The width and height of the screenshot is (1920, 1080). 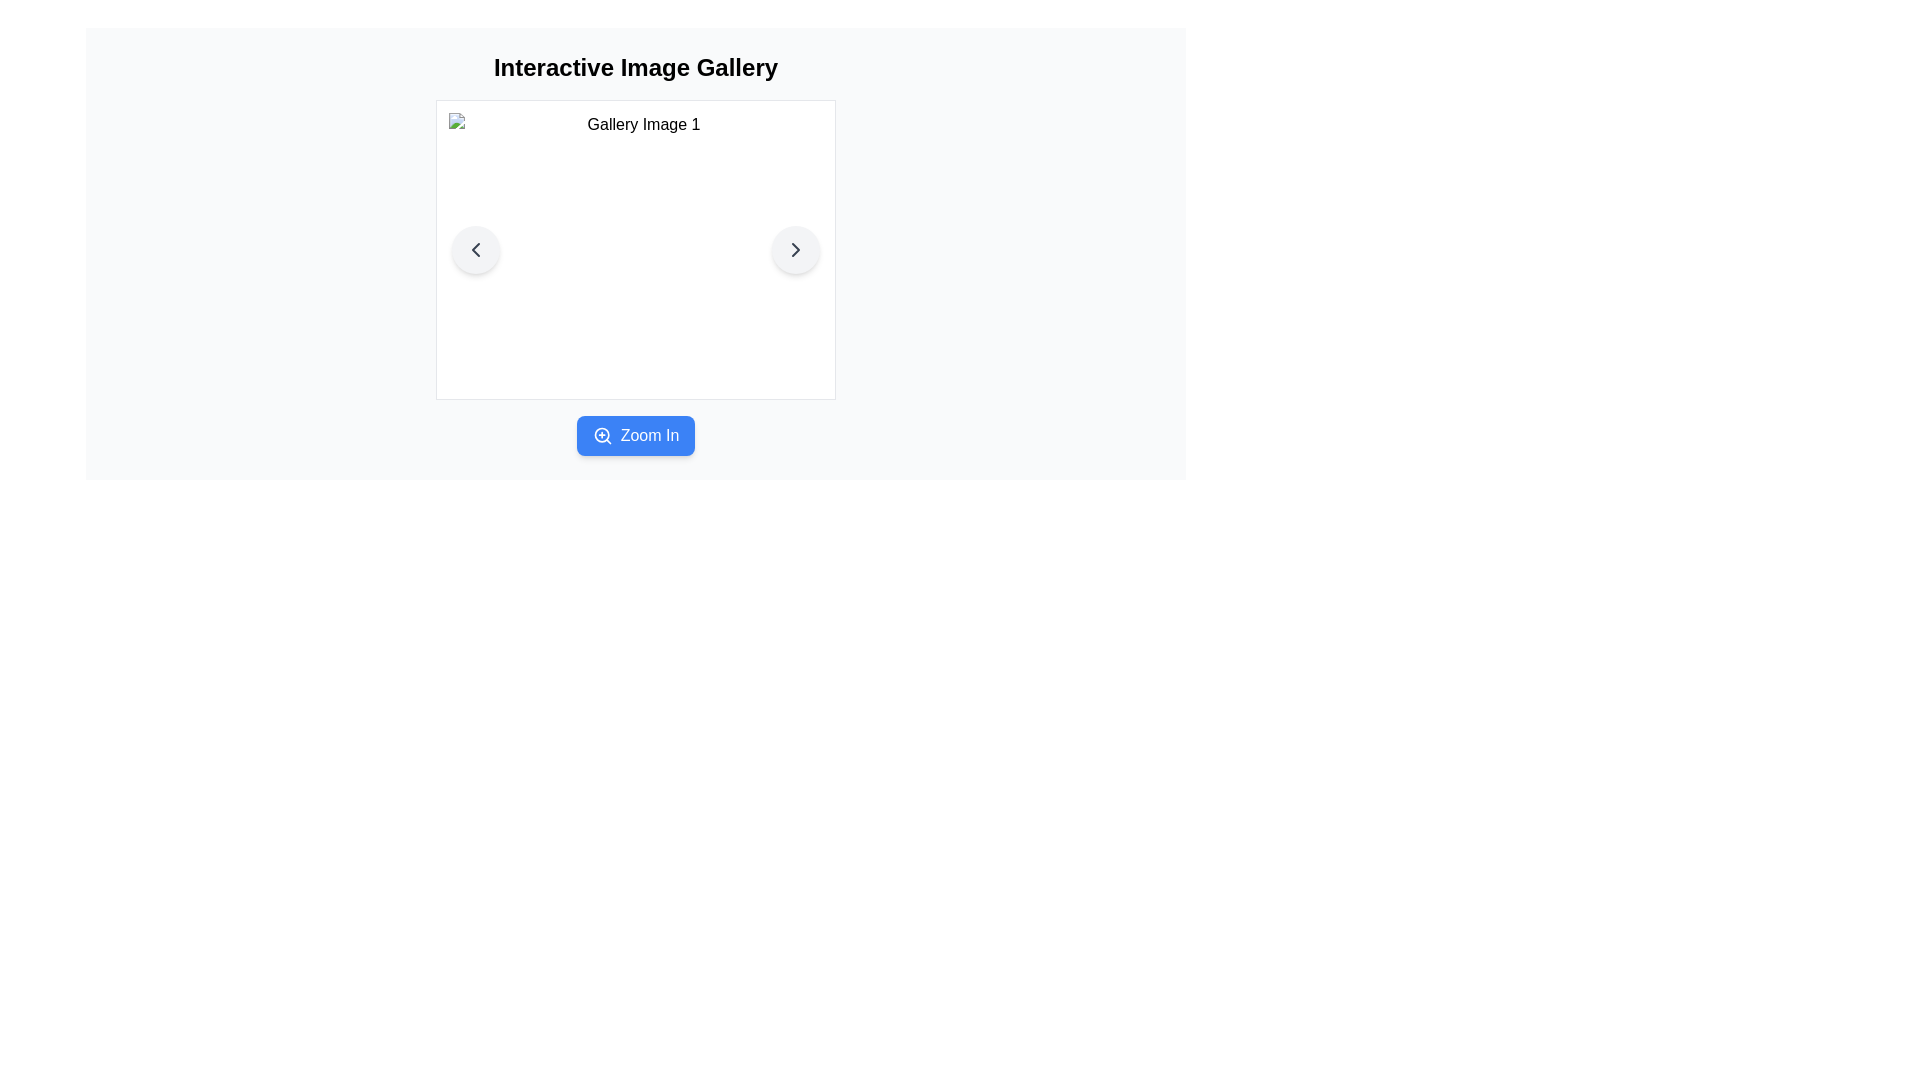 What do you see at coordinates (634, 67) in the screenshot?
I see `main title of the image gallery, which is centrally positioned at the top of the interface, serving as context for the elements below` at bounding box center [634, 67].